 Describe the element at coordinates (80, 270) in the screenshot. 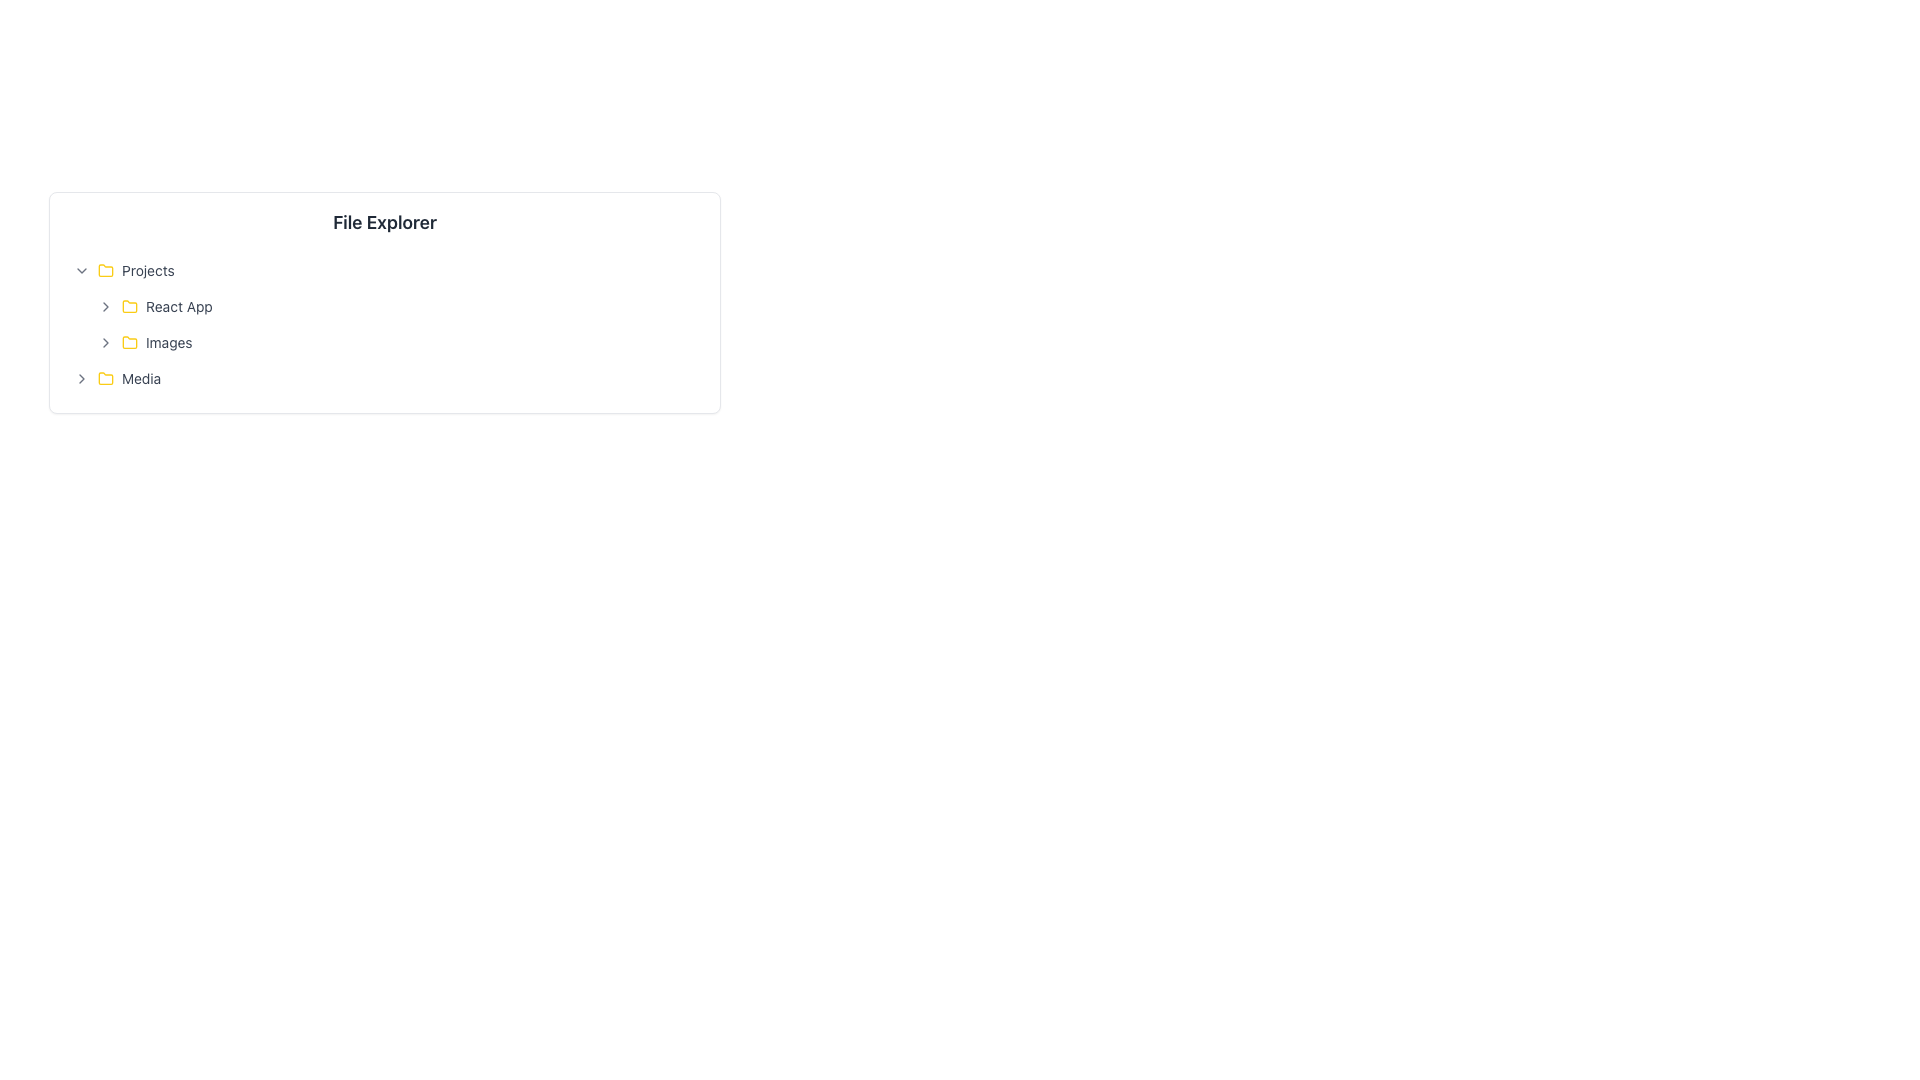

I see `the chevron icon located to the left of the 'Projects' label` at that location.